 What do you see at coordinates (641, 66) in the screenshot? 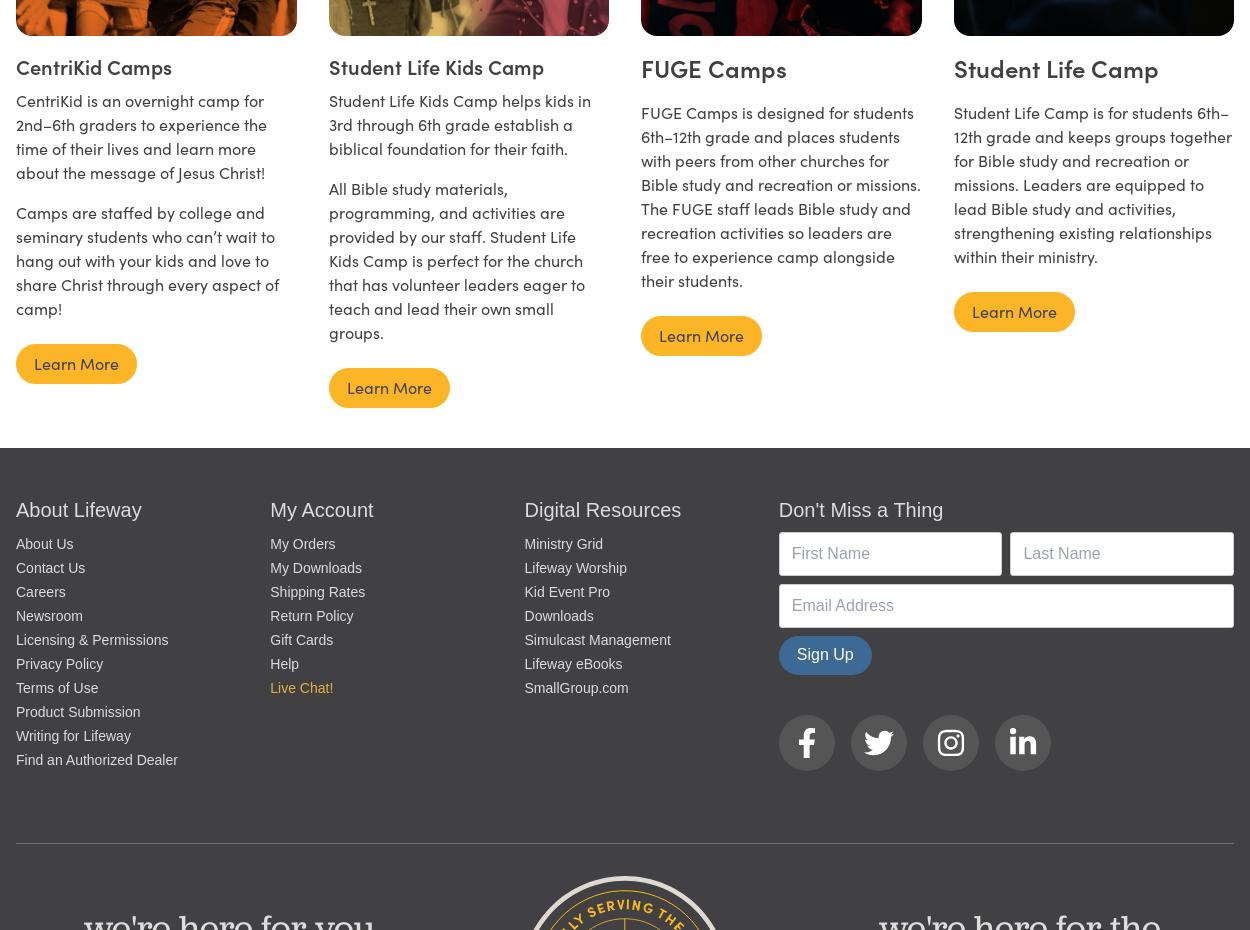
I see `'FUGE Camps'` at bounding box center [641, 66].